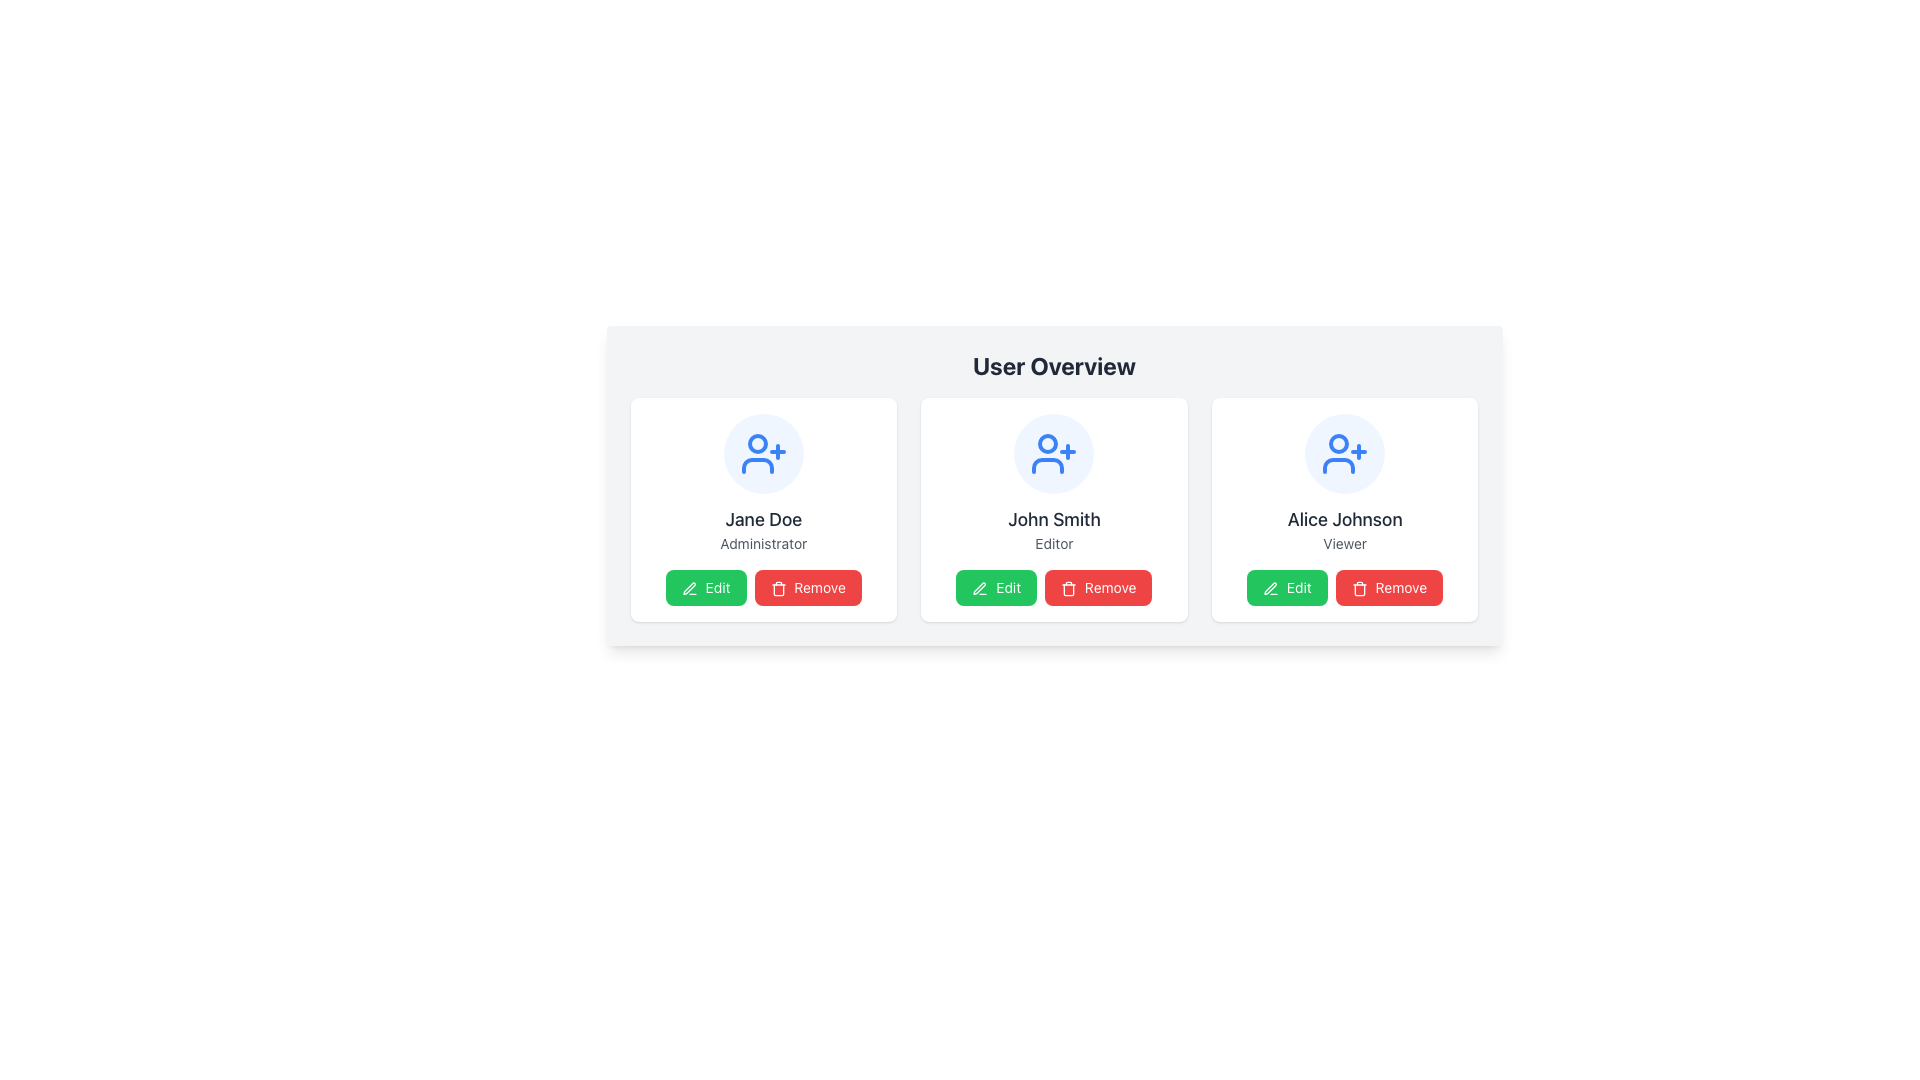 This screenshot has width=1920, height=1080. What do you see at coordinates (1345, 454) in the screenshot?
I see `the add user icon located at the center-top area of Alice Johnson's profile card` at bounding box center [1345, 454].